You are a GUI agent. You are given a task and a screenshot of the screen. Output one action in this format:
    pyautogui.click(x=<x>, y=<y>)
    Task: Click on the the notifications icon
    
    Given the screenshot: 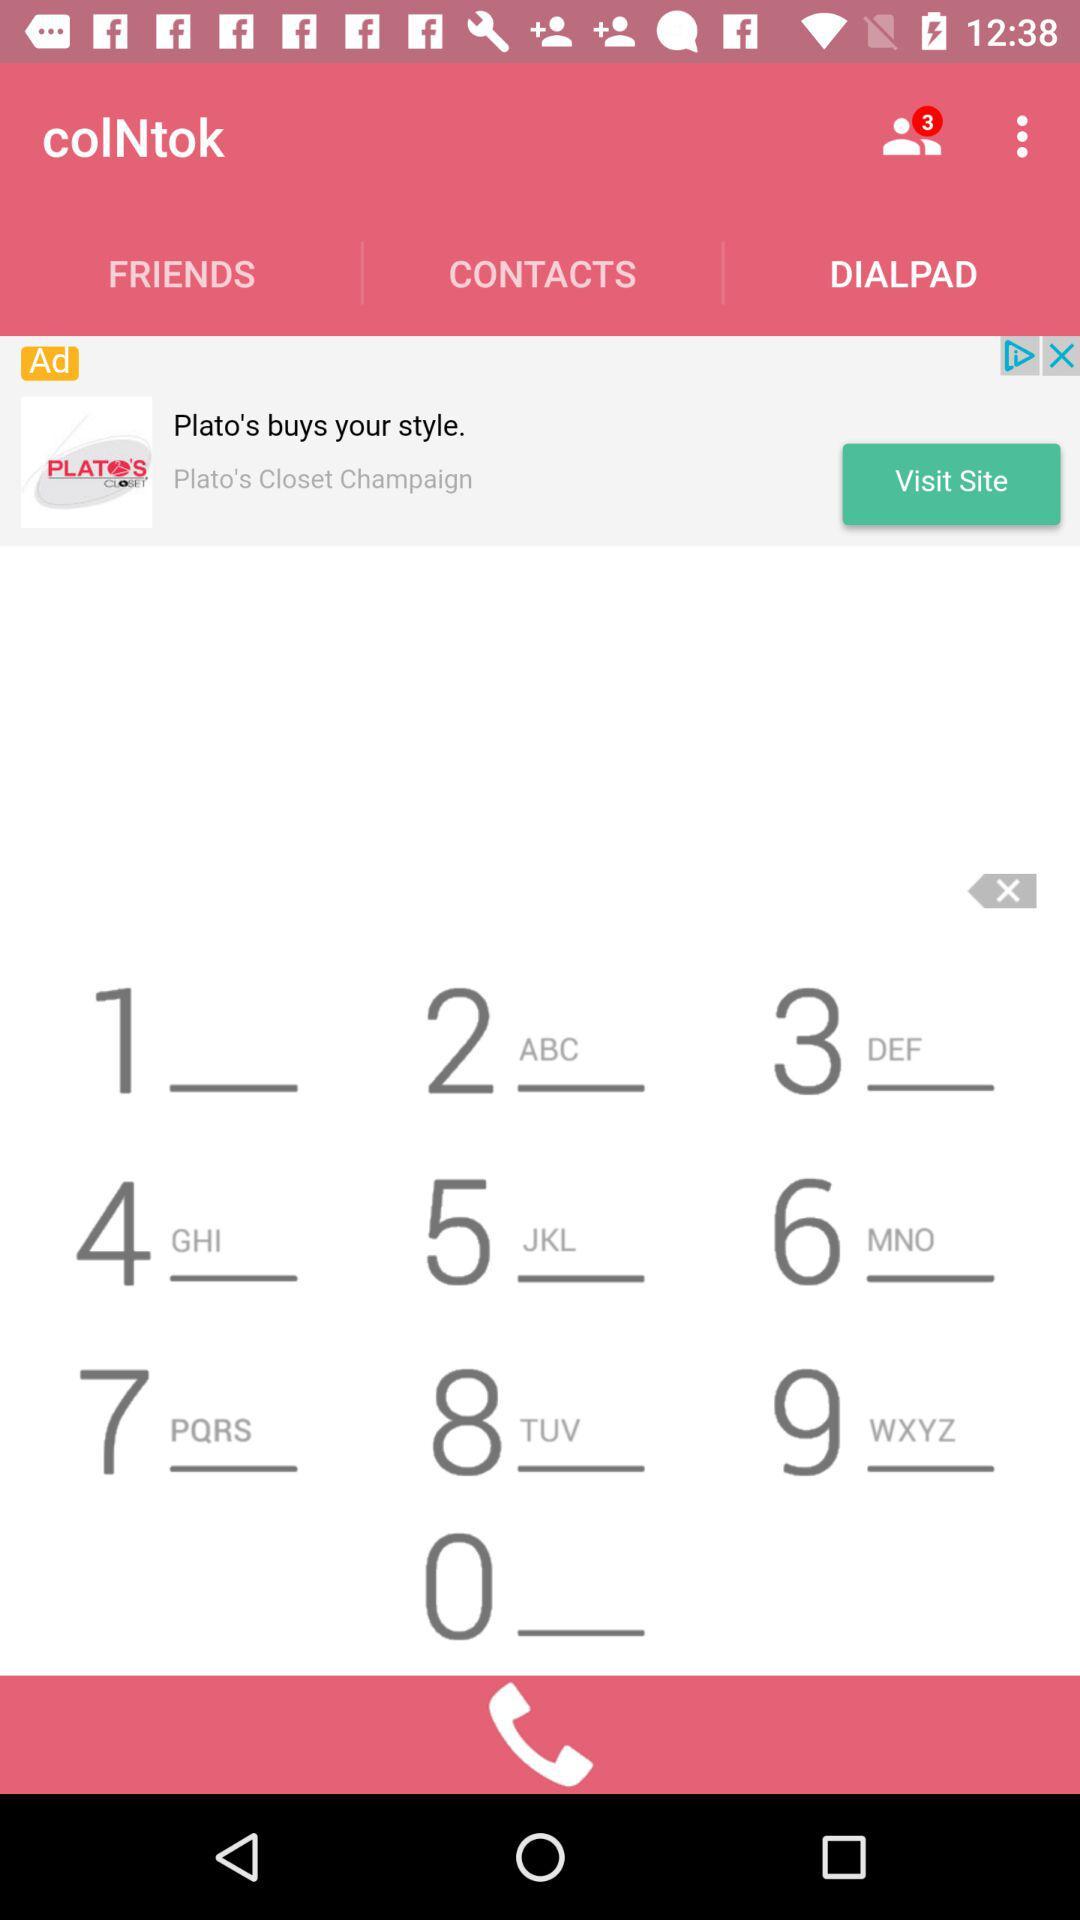 What is the action you would take?
    pyautogui.click(x=191, y=1221)
    